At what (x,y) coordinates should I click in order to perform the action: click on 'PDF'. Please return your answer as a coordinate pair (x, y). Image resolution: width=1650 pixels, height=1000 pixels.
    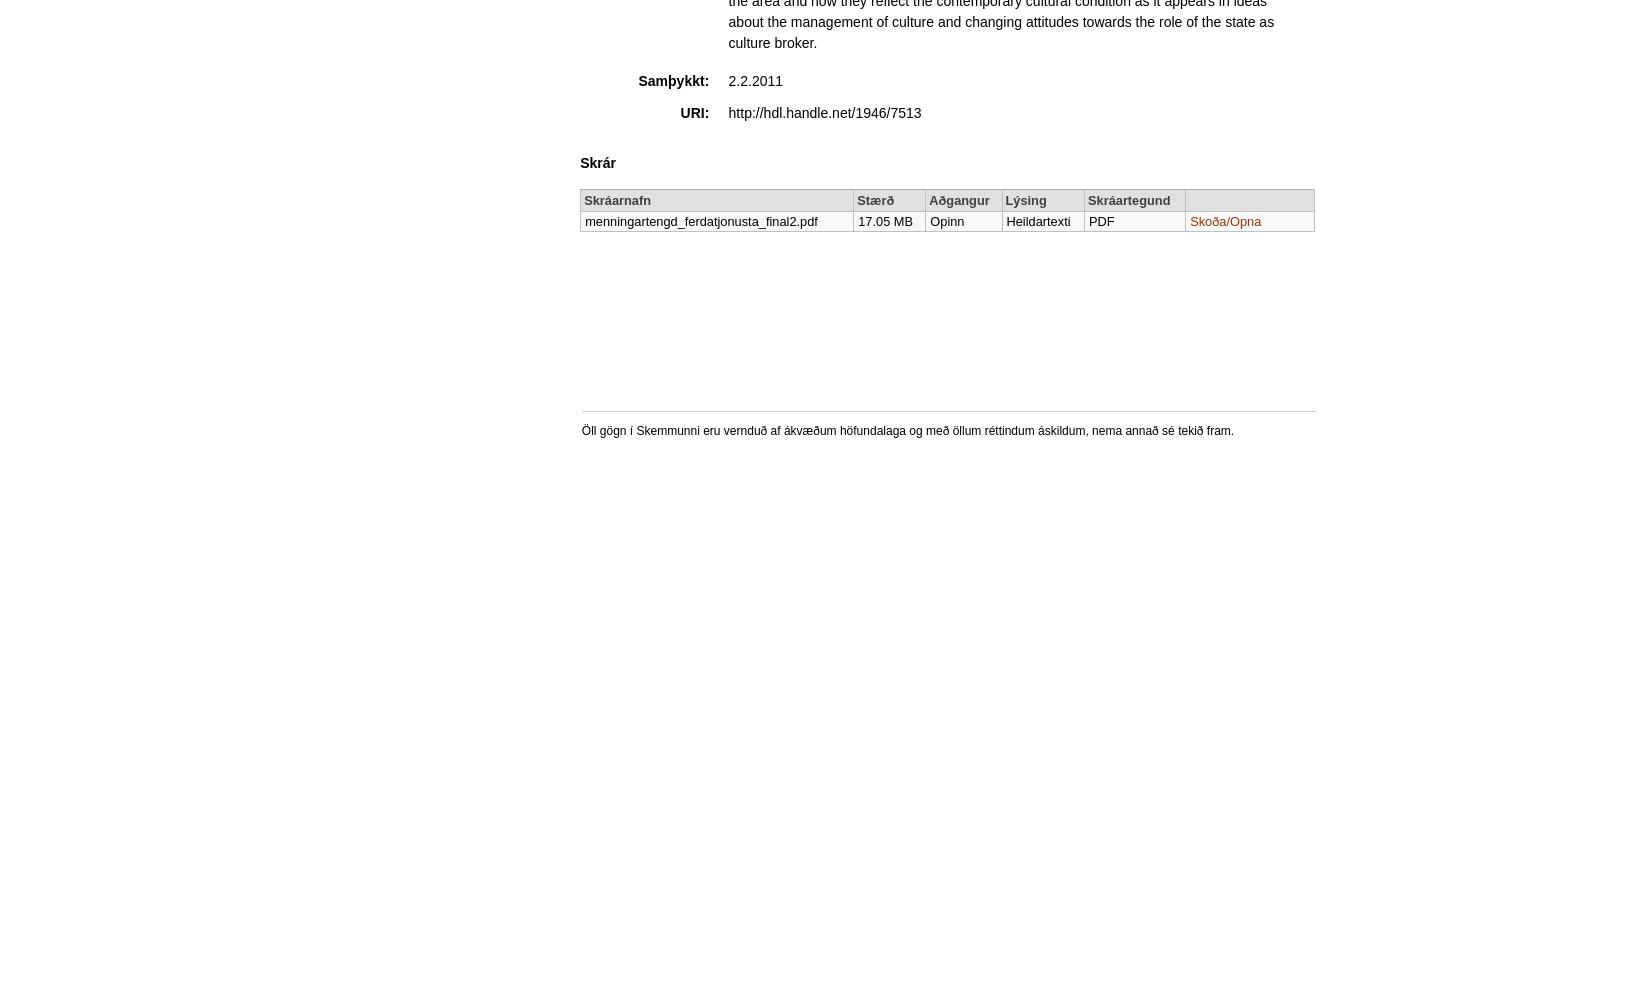
    Looking at the image, I should click on (1089, 220).